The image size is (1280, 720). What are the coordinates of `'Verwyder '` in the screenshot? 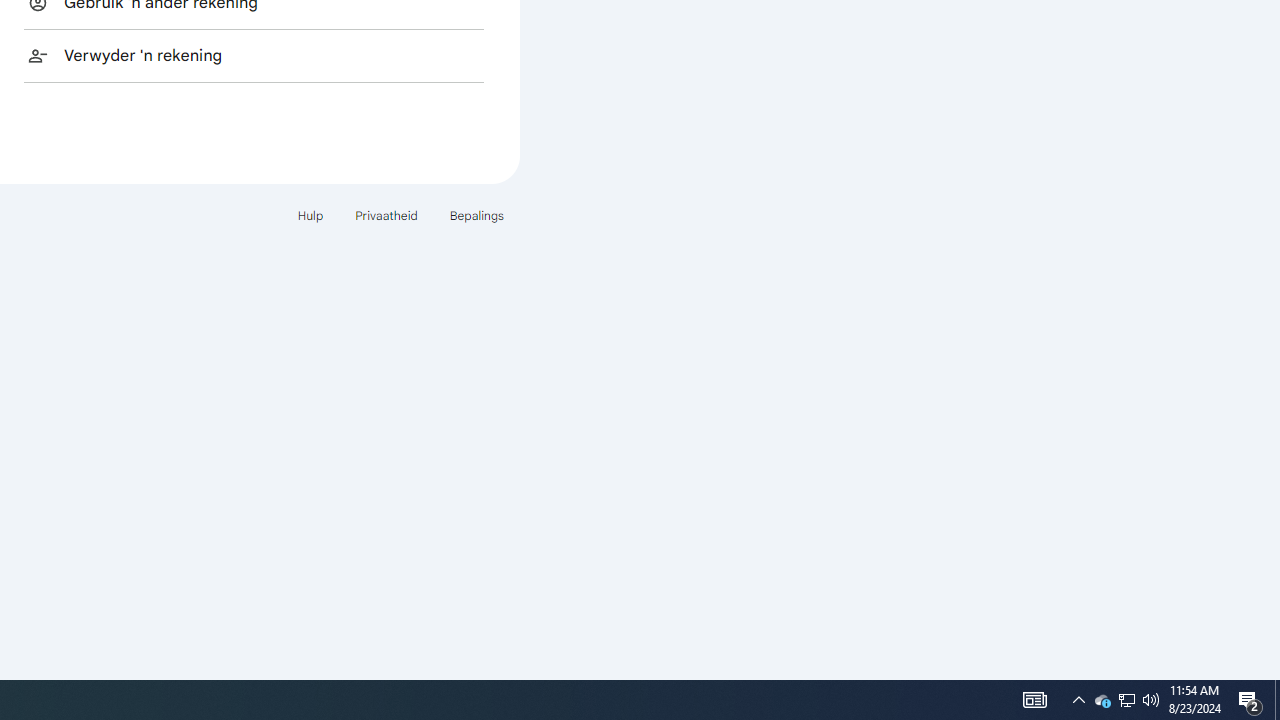 It's located at (253, 54).